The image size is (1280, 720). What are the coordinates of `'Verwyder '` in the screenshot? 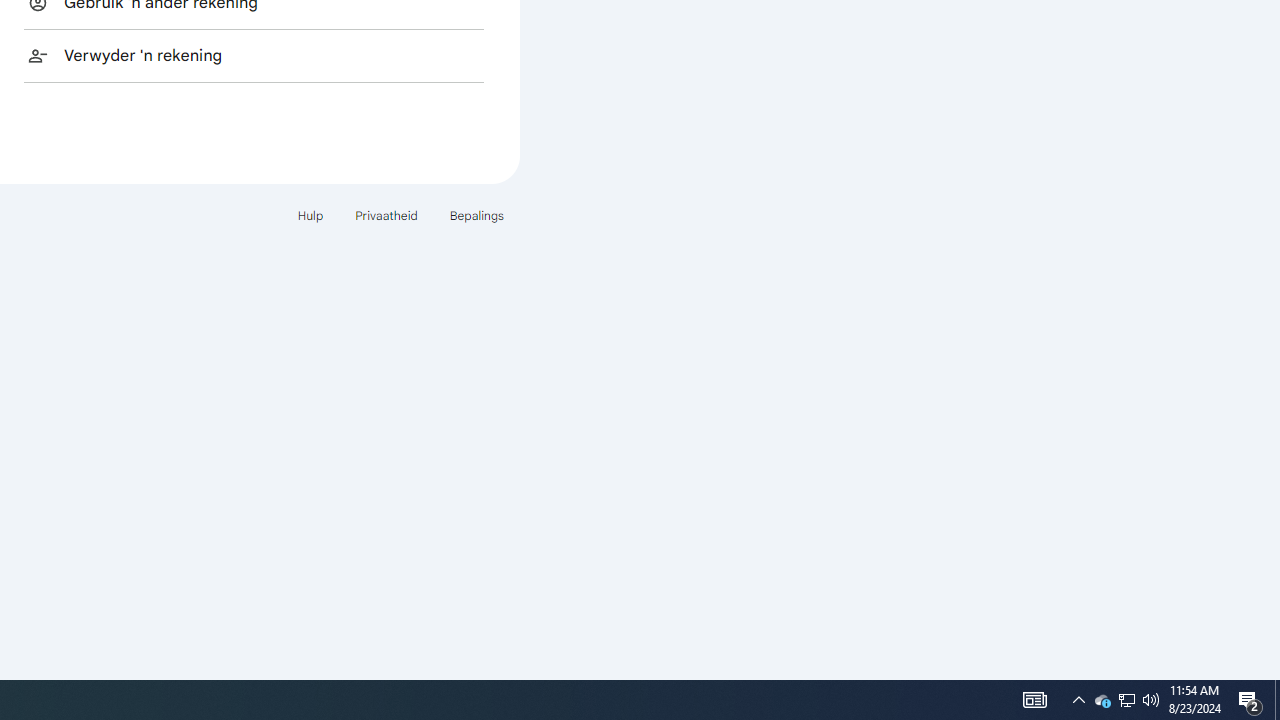 It's located at (253, 54).